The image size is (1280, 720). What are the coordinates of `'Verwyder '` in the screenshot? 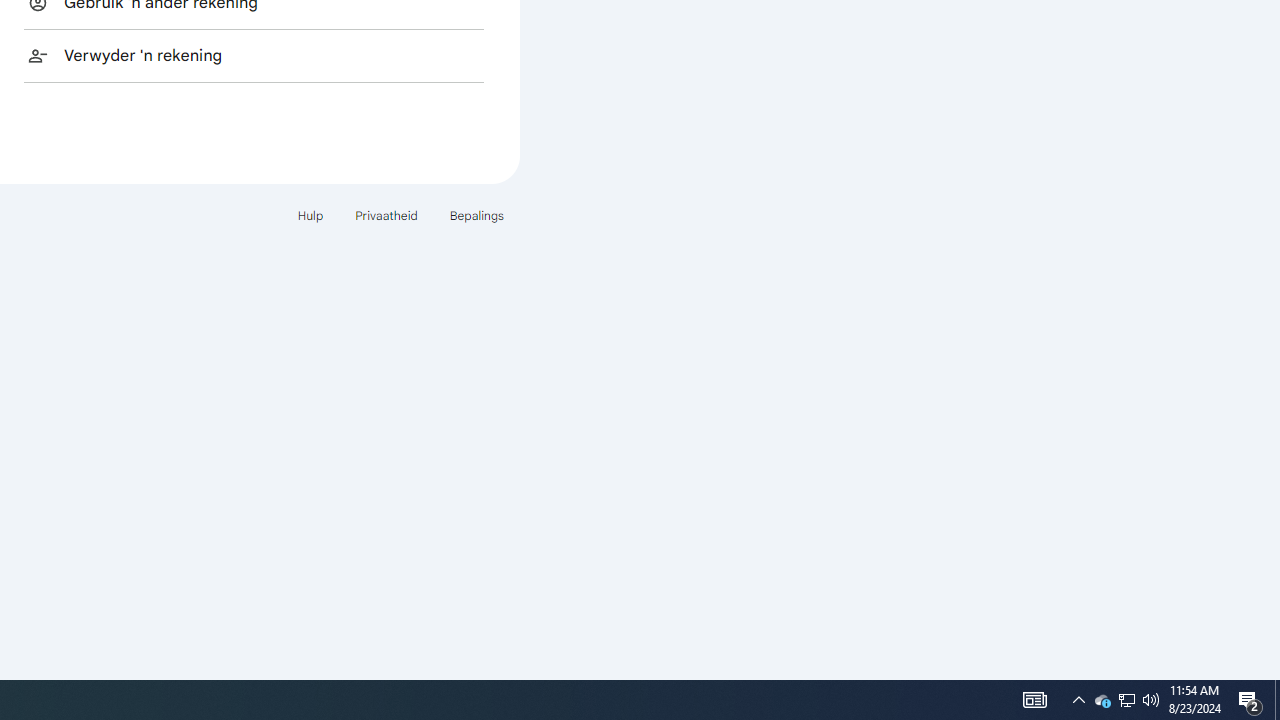 It's located at (253, 54).